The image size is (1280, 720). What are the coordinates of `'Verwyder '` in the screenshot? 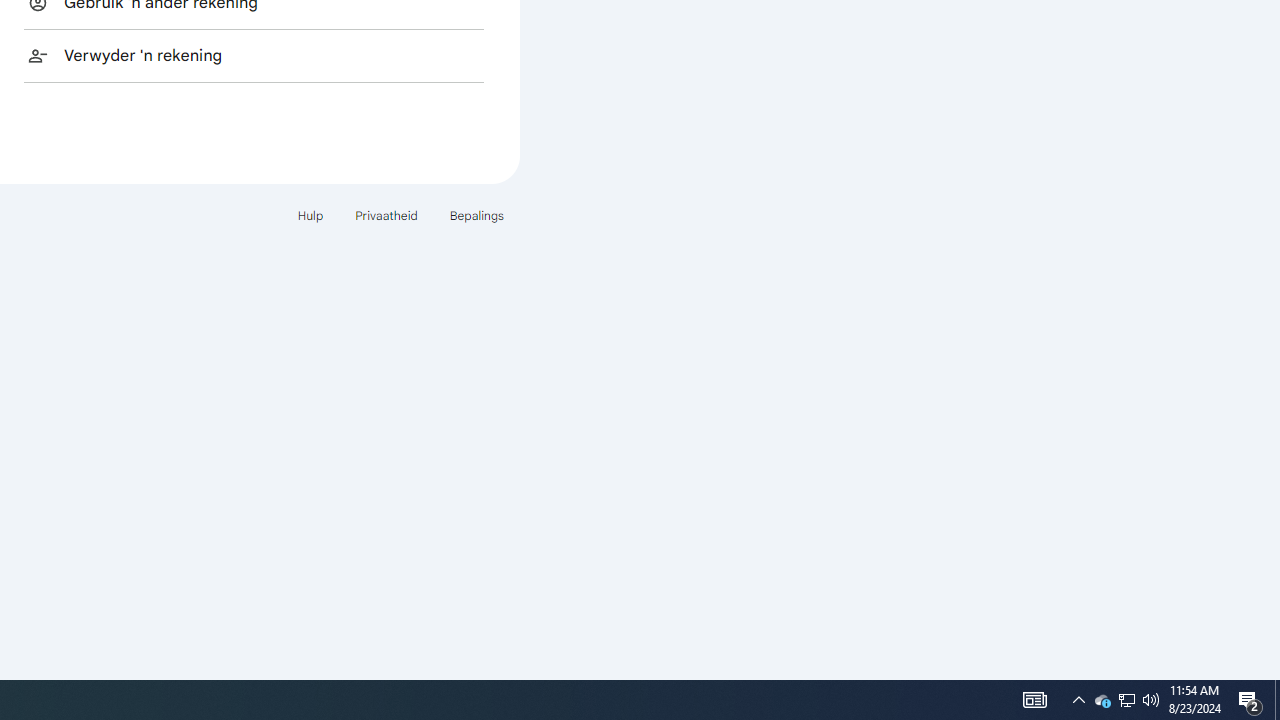 It's located at (253, 54).